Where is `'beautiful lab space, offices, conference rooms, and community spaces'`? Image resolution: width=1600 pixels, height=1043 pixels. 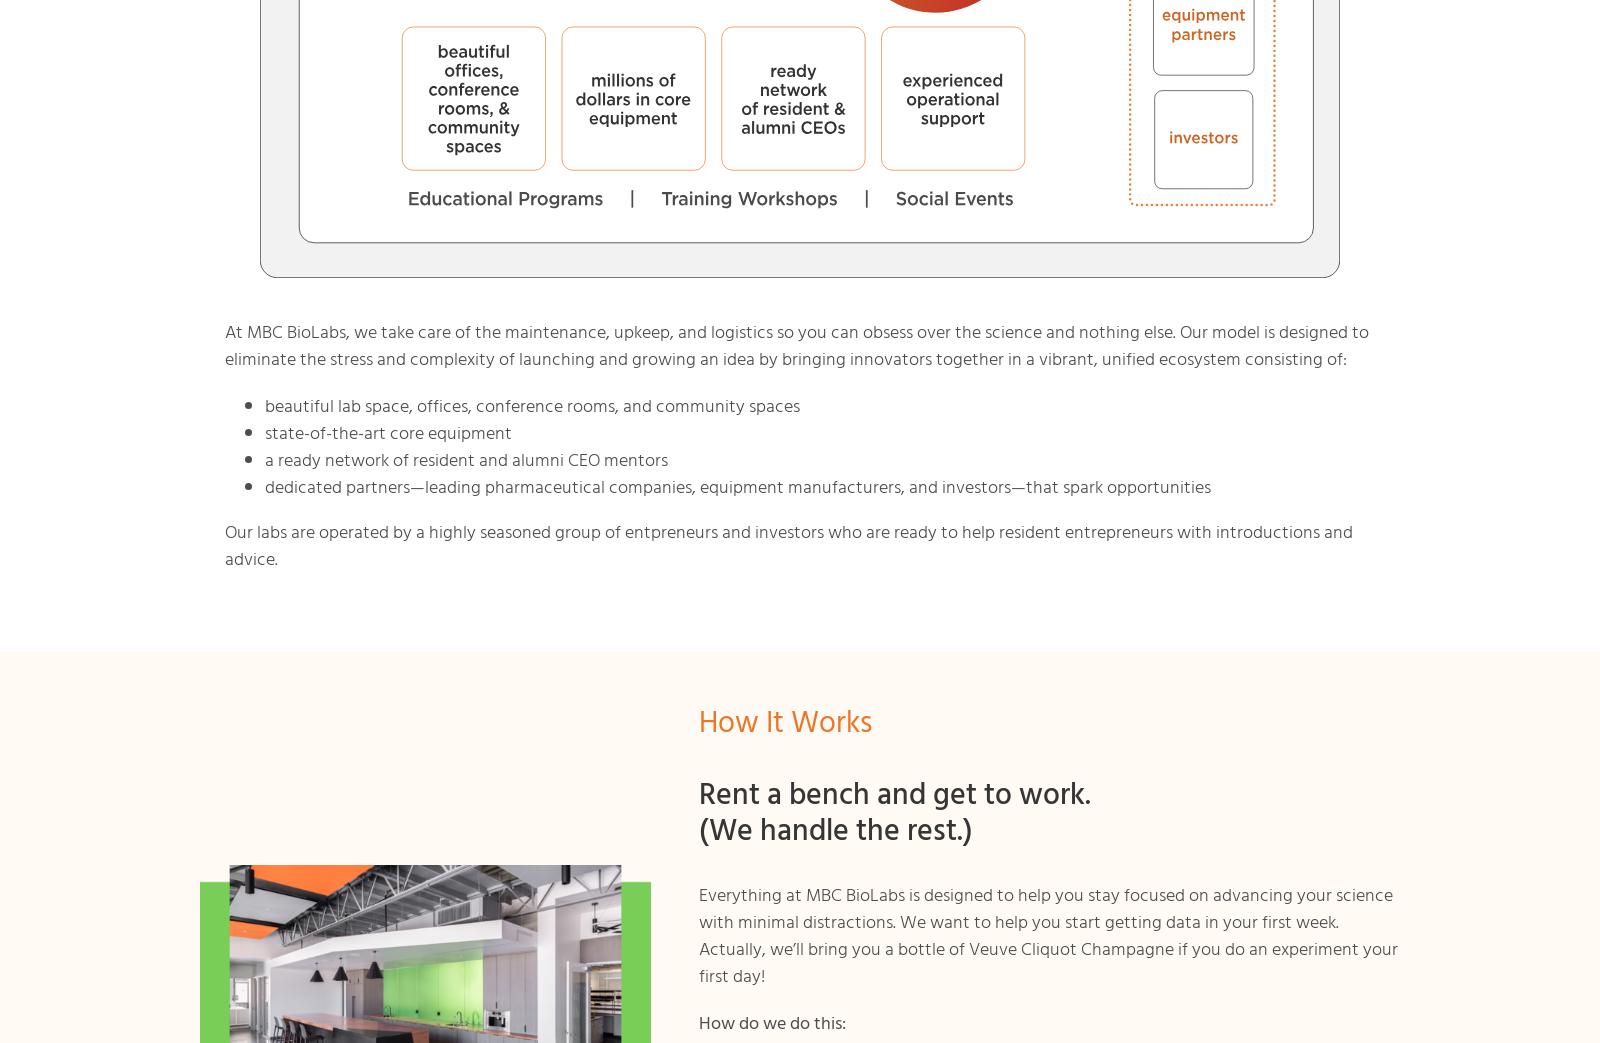 'beautiful lab space, offices, conference rooms, and community spaces' is located at coordinates (264, 405).